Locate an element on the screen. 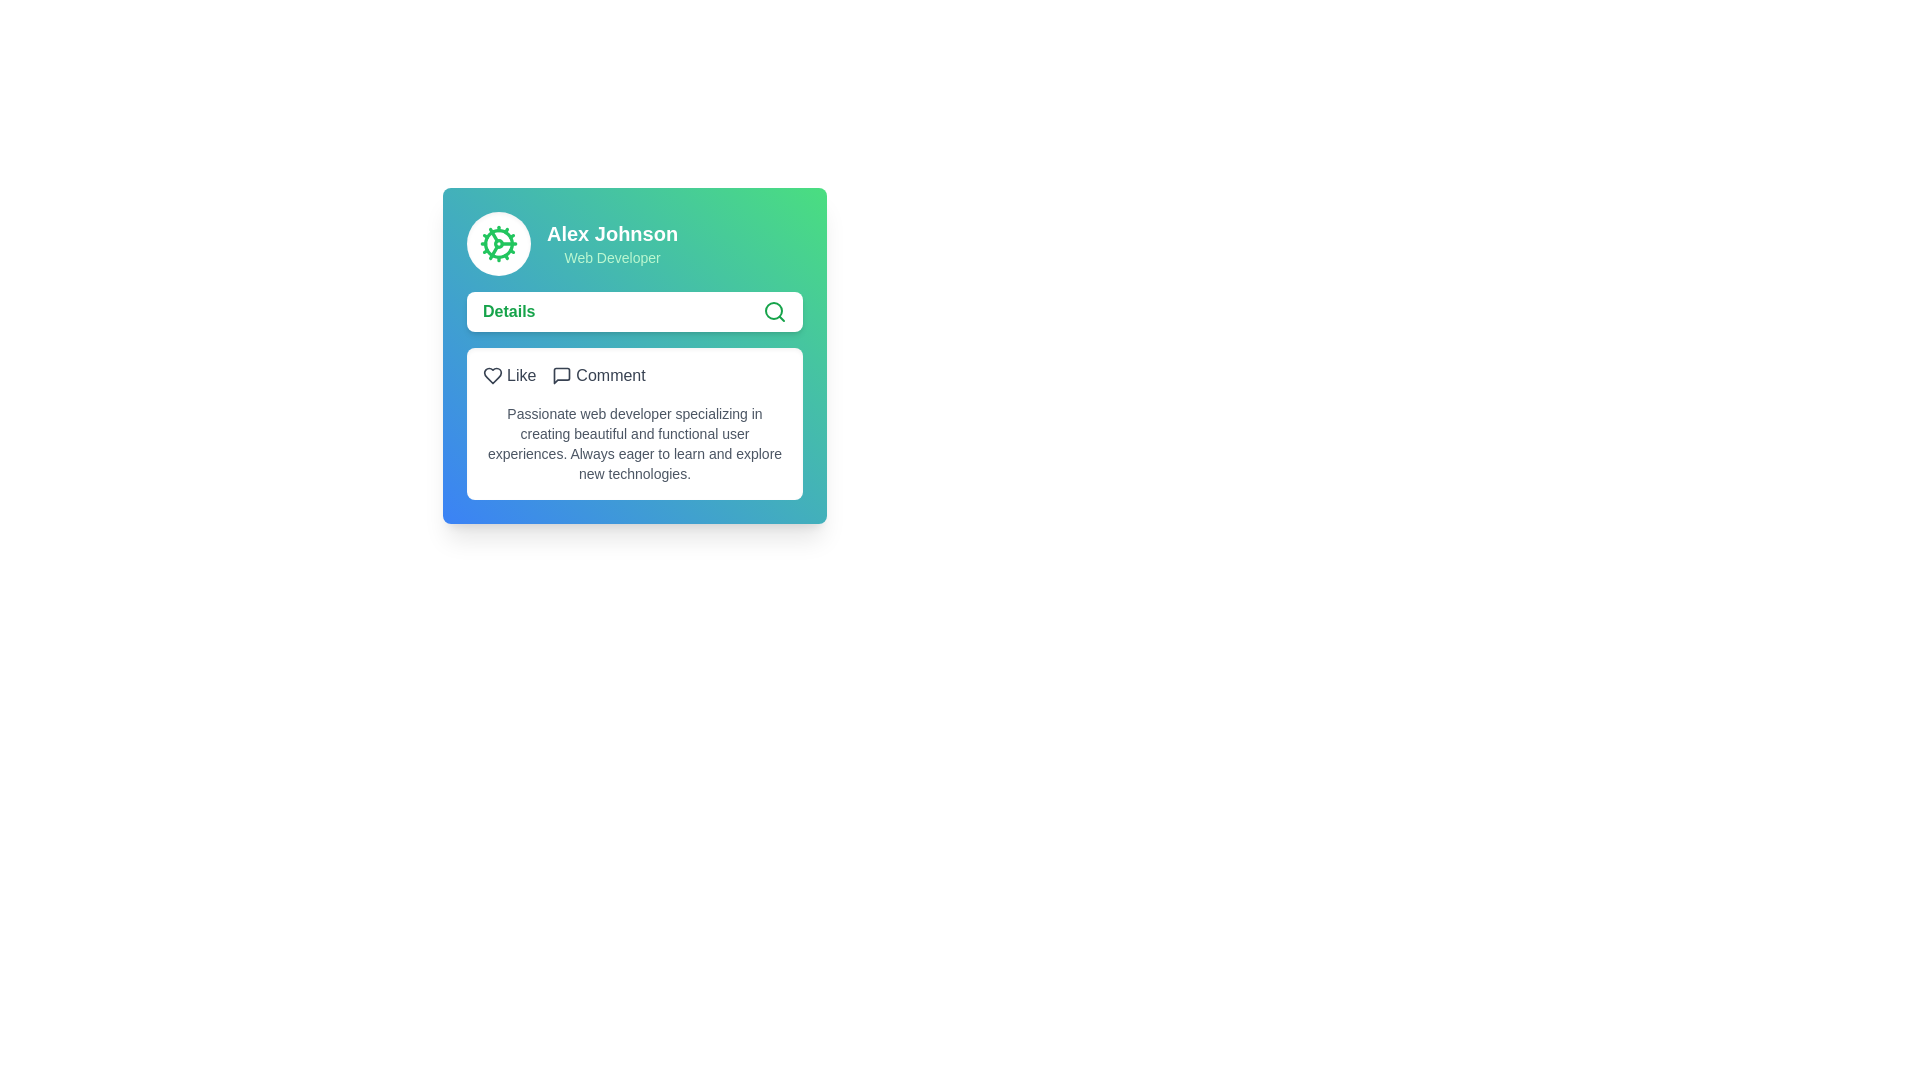  the green cogwheel icon located in the top left corner of the profile card, just above the name 'Alex Johnson' is located at coordinates (499, 242).